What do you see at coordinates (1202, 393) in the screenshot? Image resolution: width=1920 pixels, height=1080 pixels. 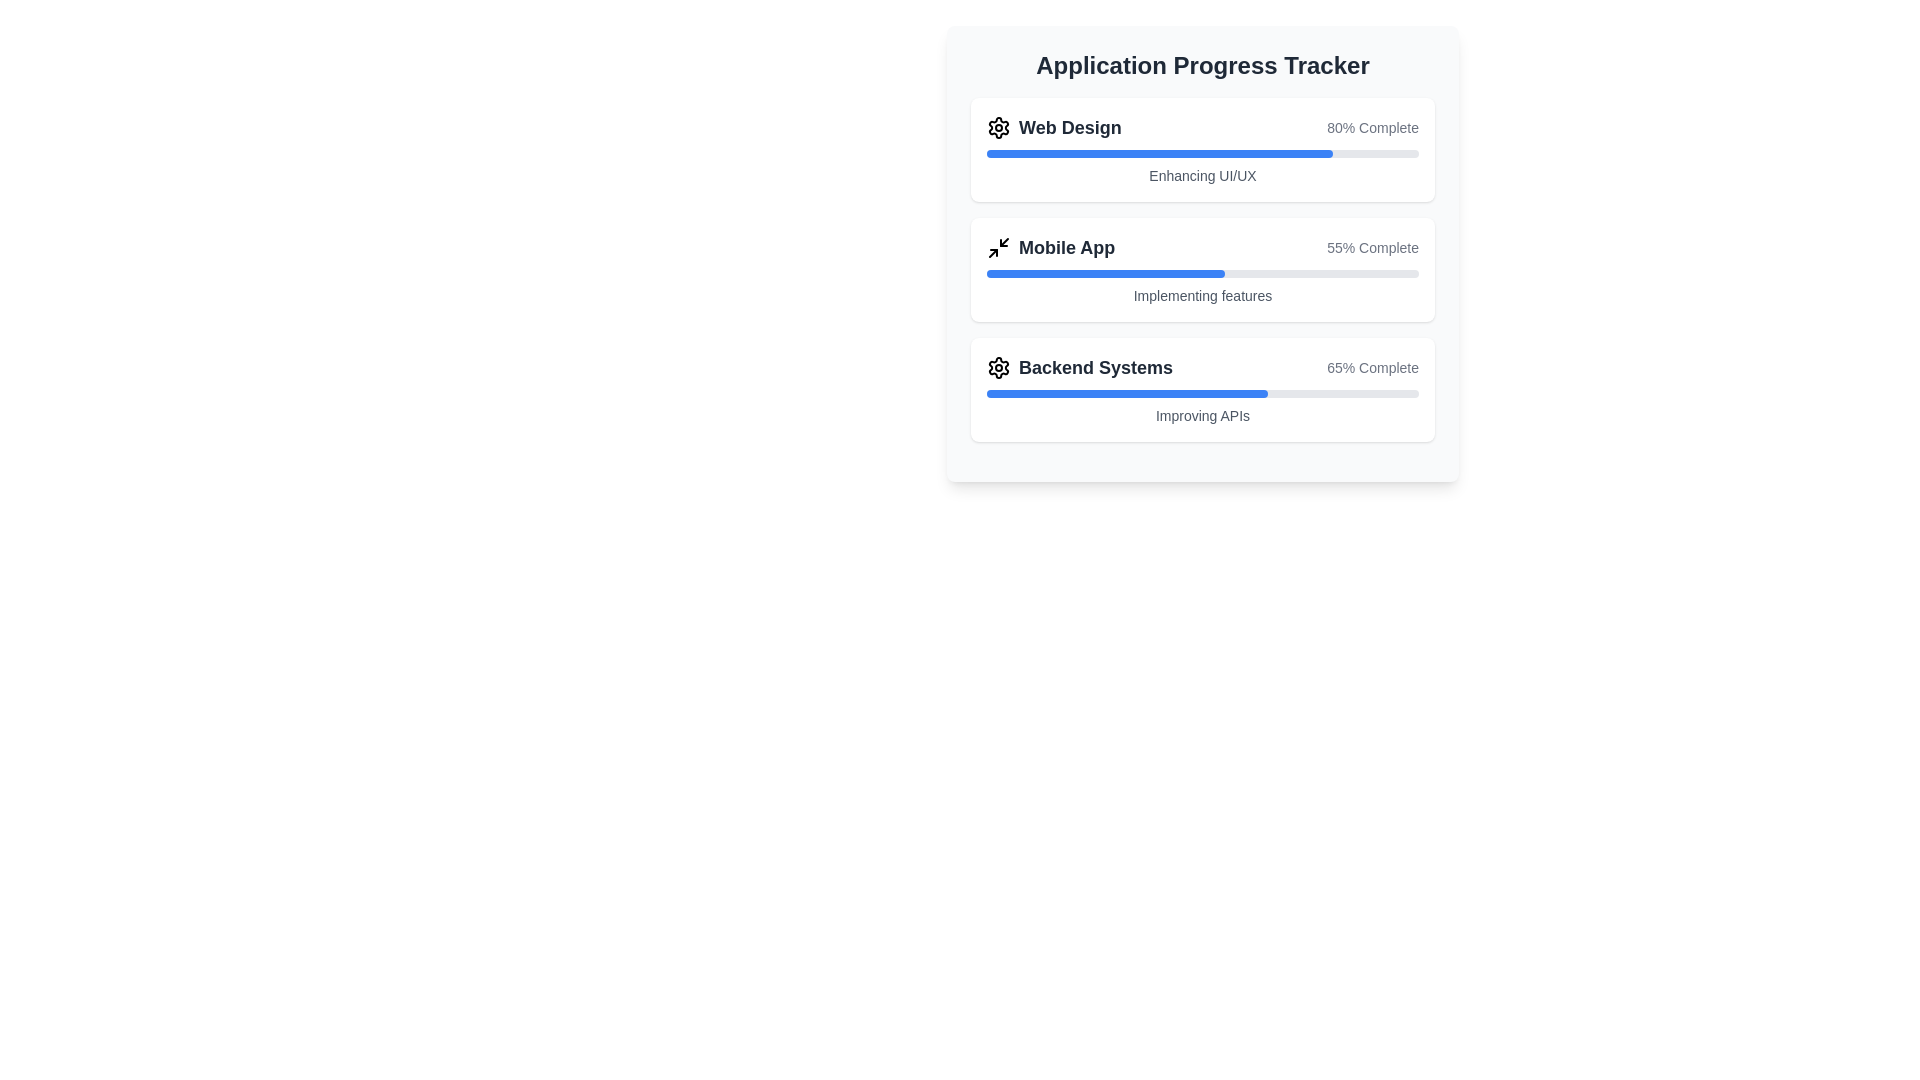 I see `the progress represented by the third progress bar in the 'Application Progress Tracker' card, indicating 65% completion of the task 'Backend Systems'` at bounding box center [1202, 393].